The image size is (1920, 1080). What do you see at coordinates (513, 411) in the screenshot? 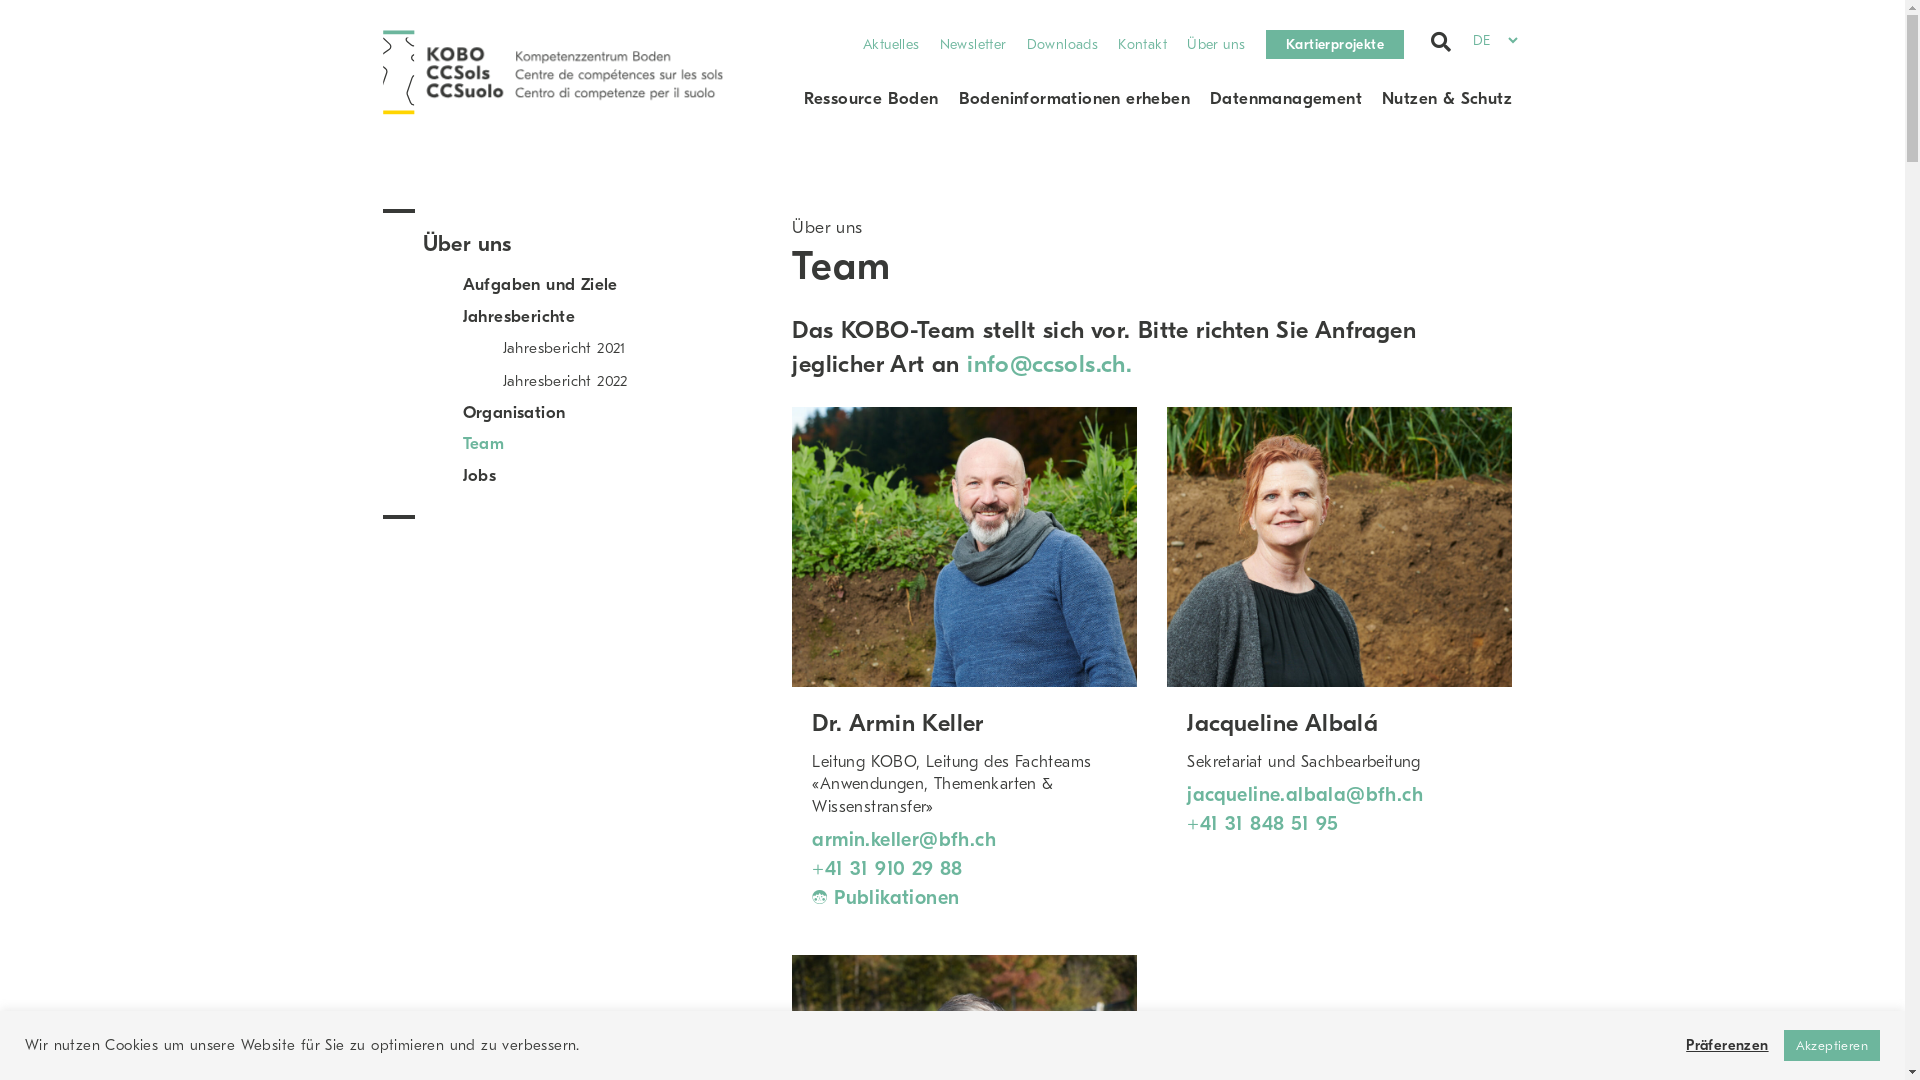
I see `'Organisation'` at bounding box center [513, 411].